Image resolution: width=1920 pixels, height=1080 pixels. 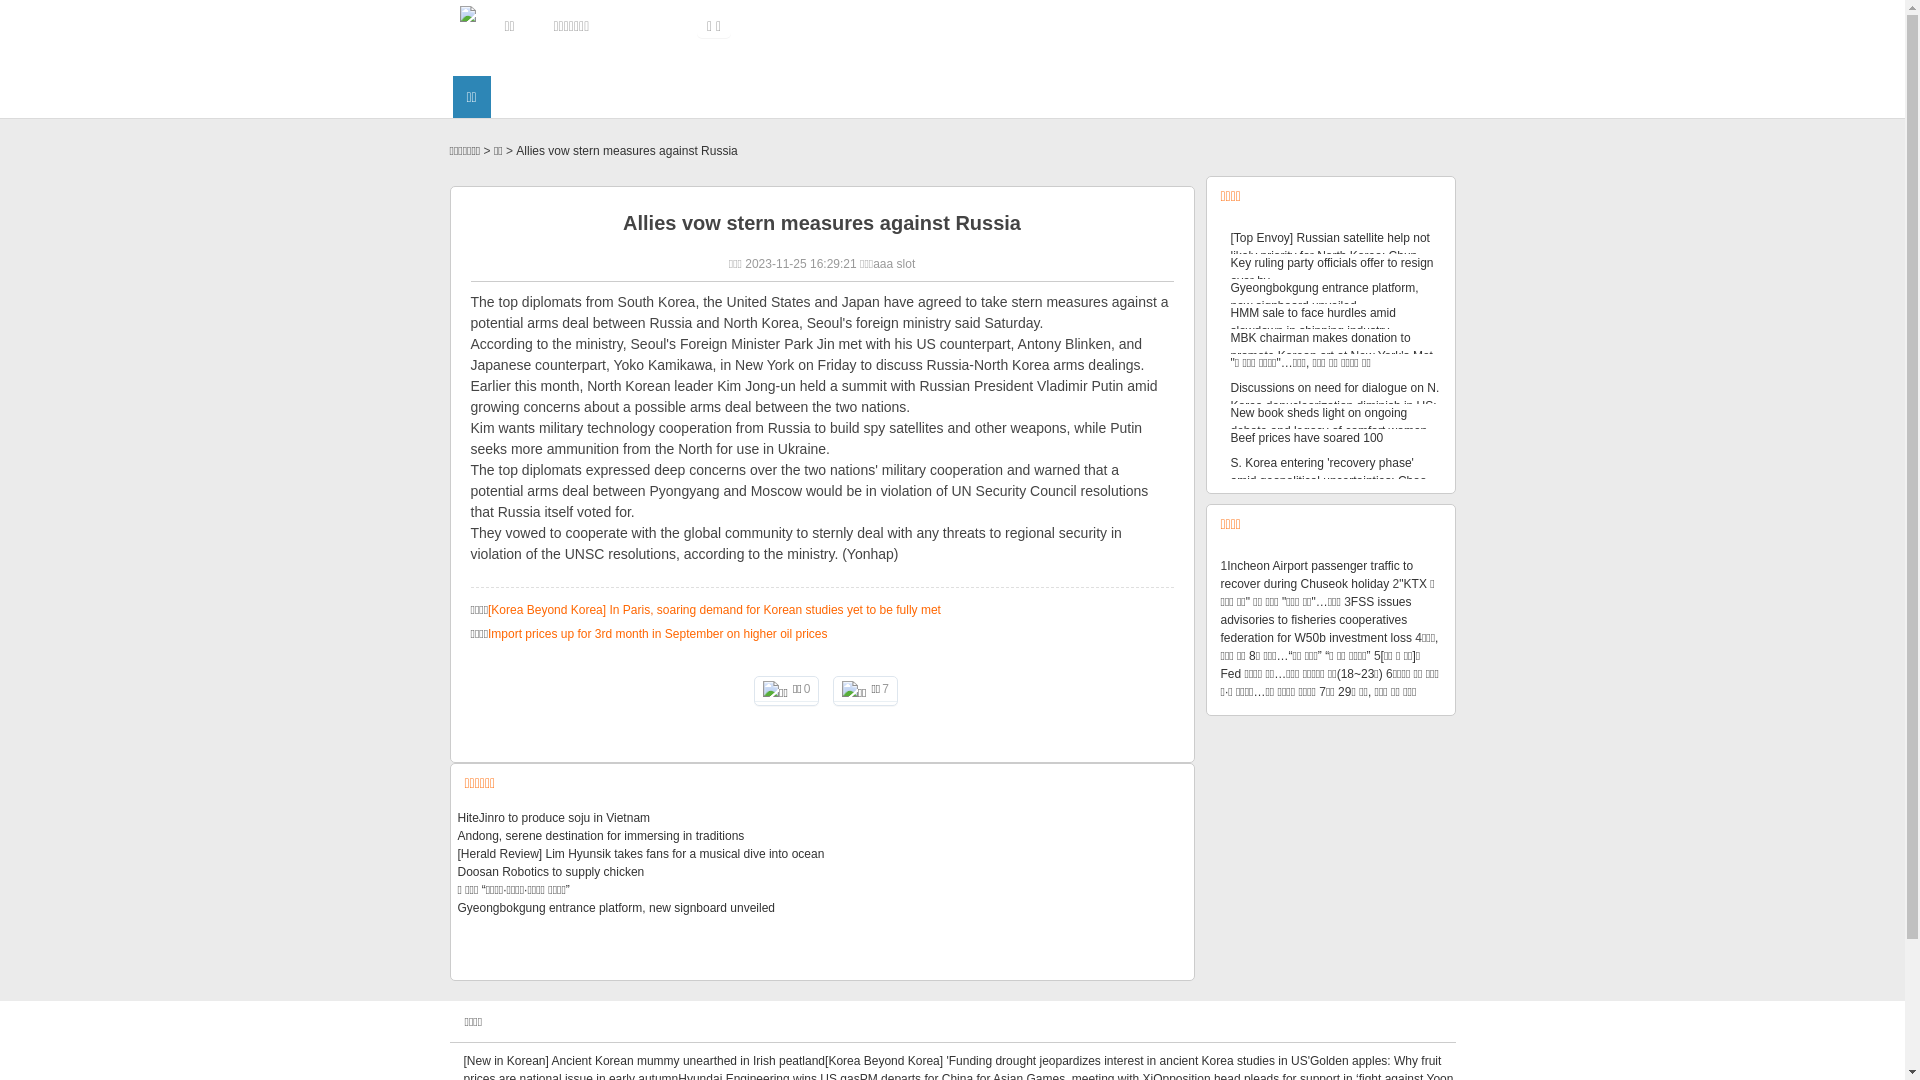 What do you see at coordinates (892, 262) in the screenshot?
I see `'aaa slot'` at bounding box center [892, 262].